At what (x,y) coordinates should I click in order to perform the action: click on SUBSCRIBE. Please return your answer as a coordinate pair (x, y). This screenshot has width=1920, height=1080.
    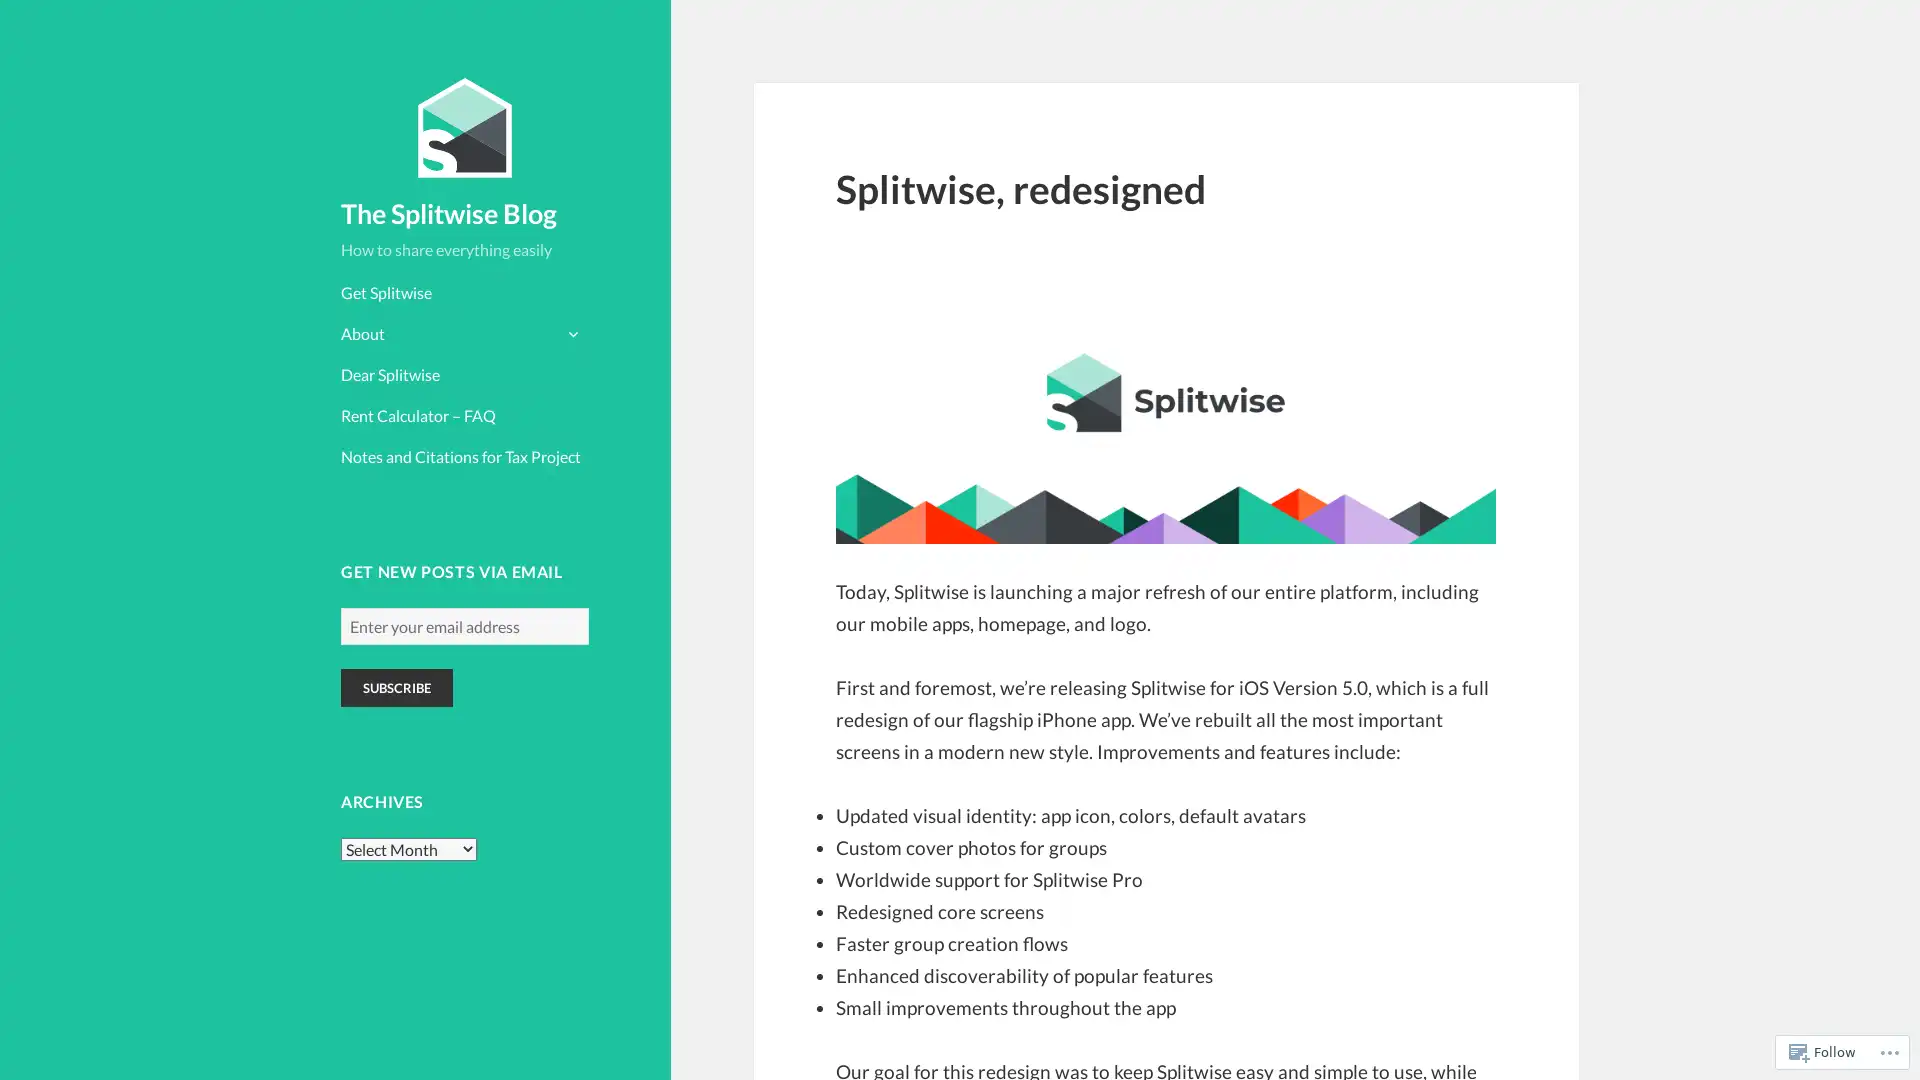
    Looking at the image, I should click on (397, 686).